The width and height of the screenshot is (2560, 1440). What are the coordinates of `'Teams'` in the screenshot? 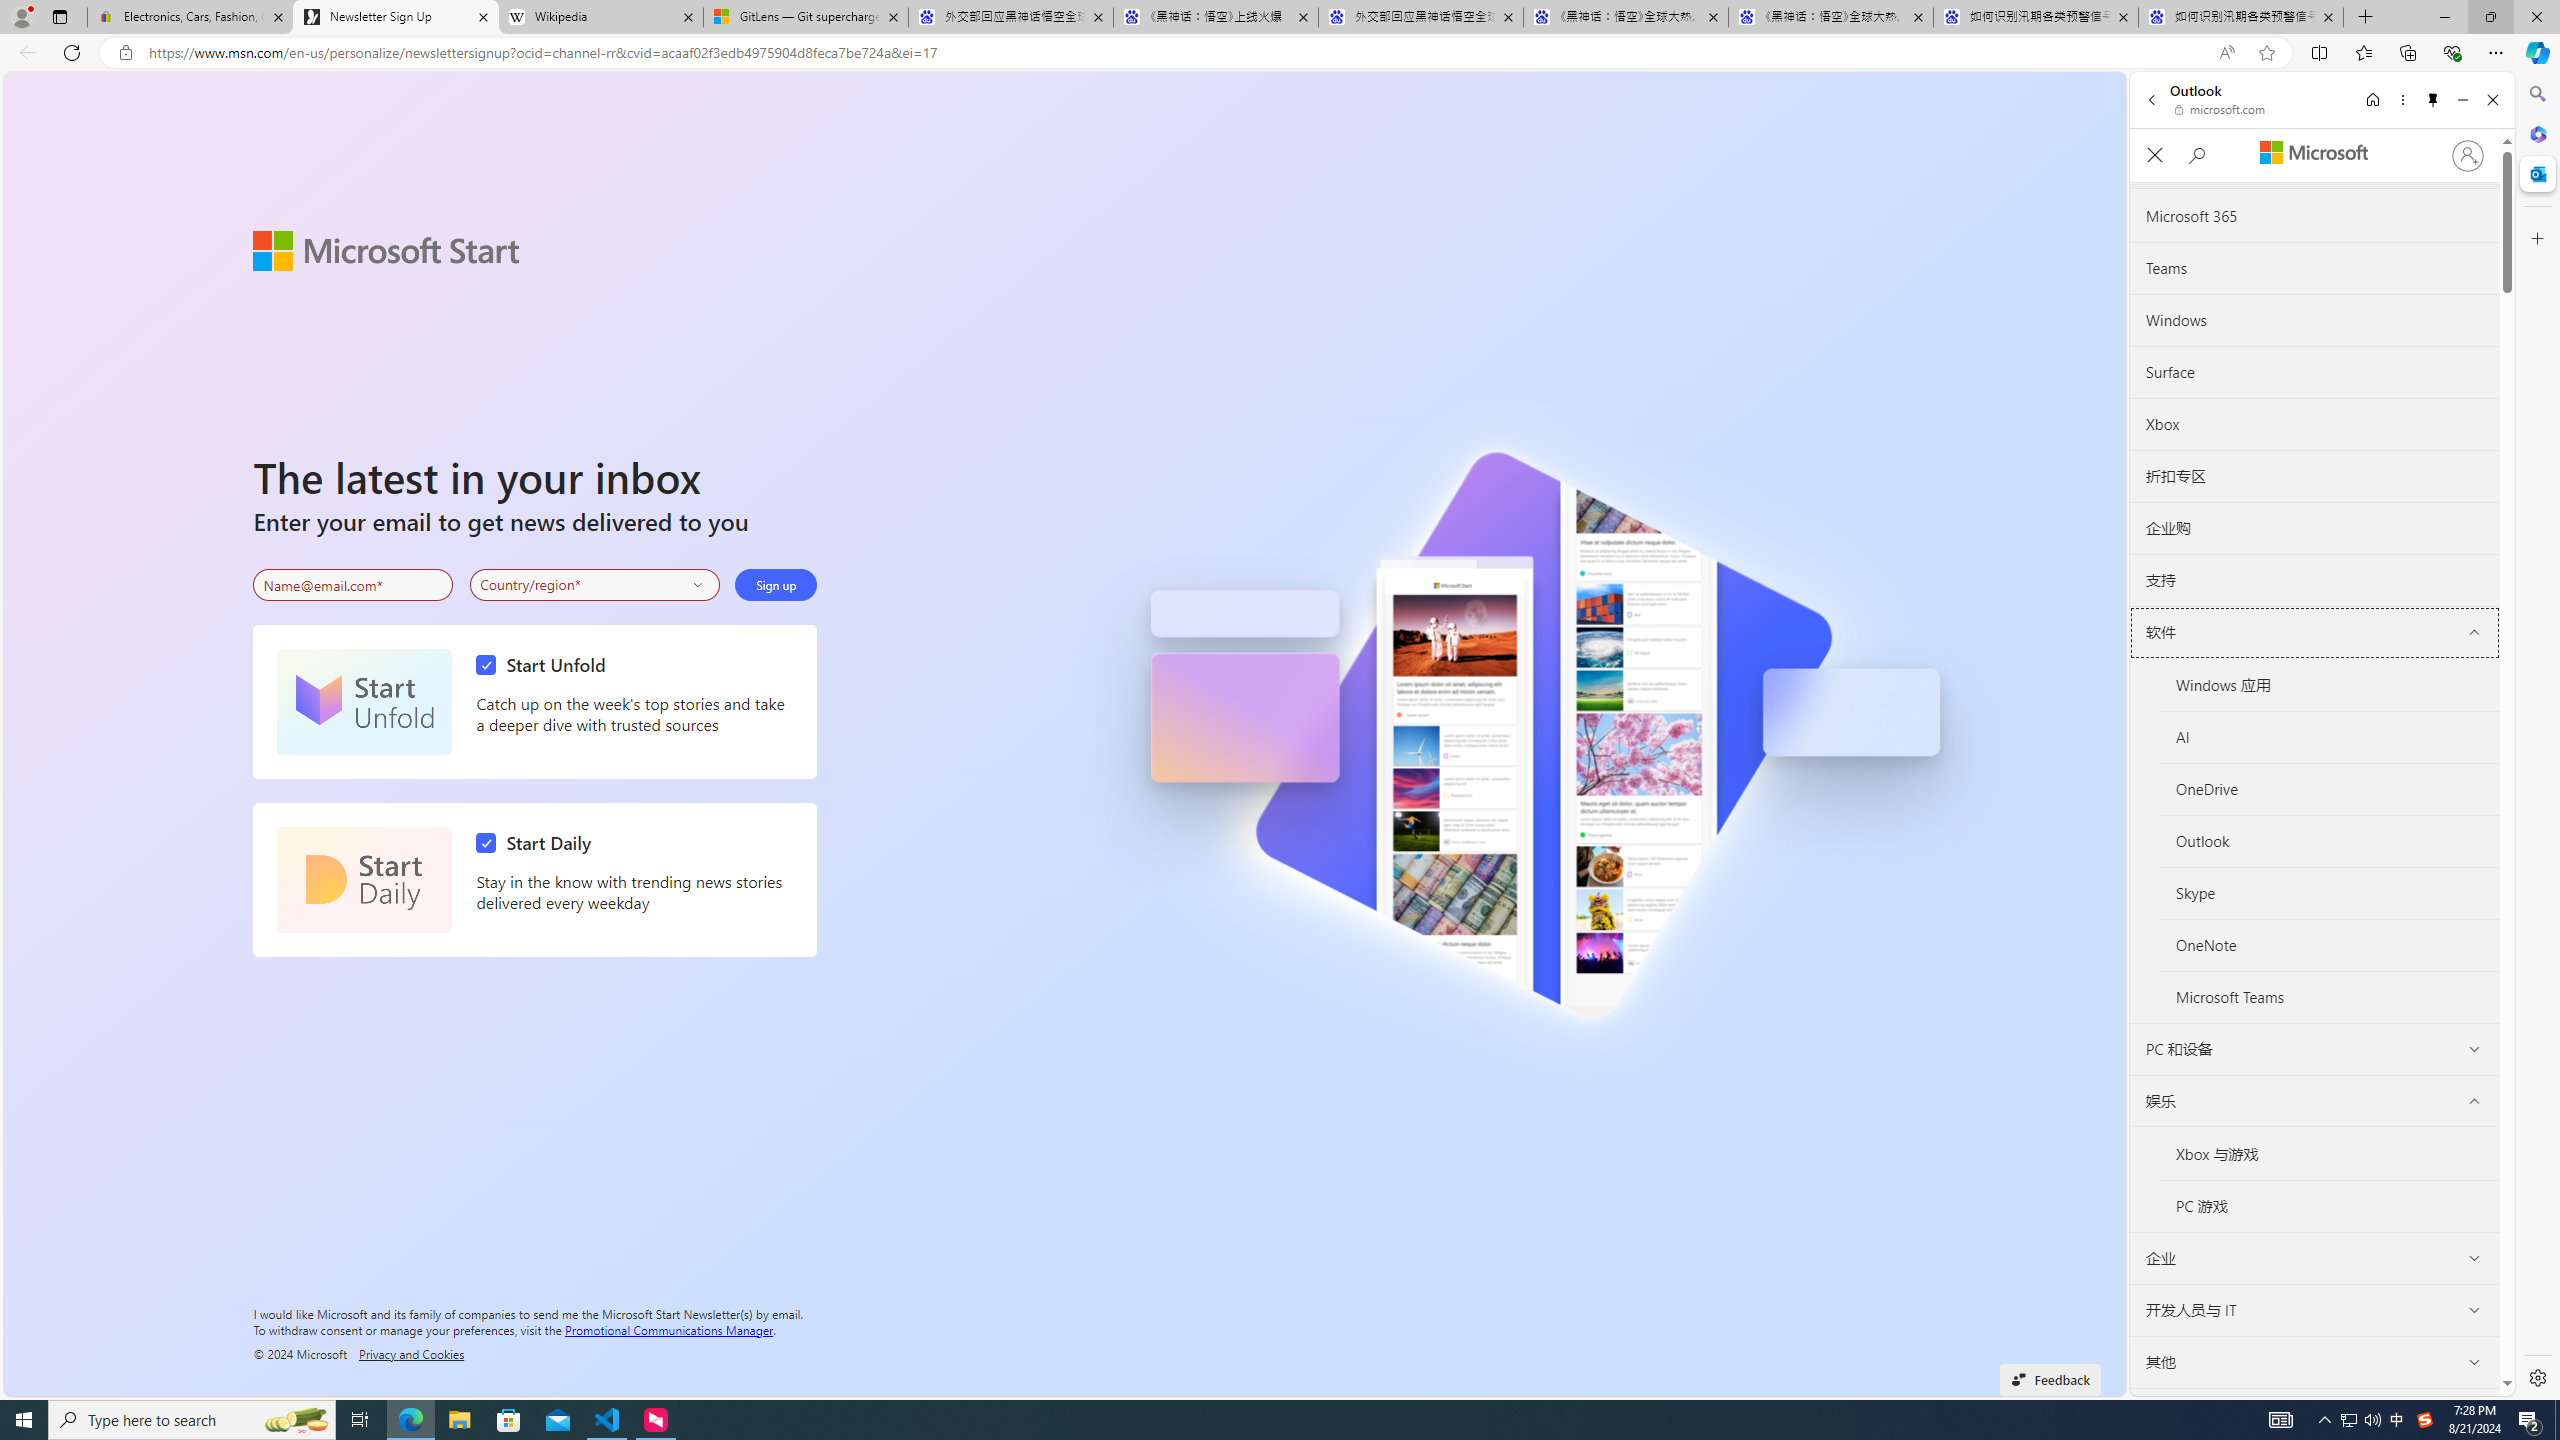 It's located at (2314, 267).